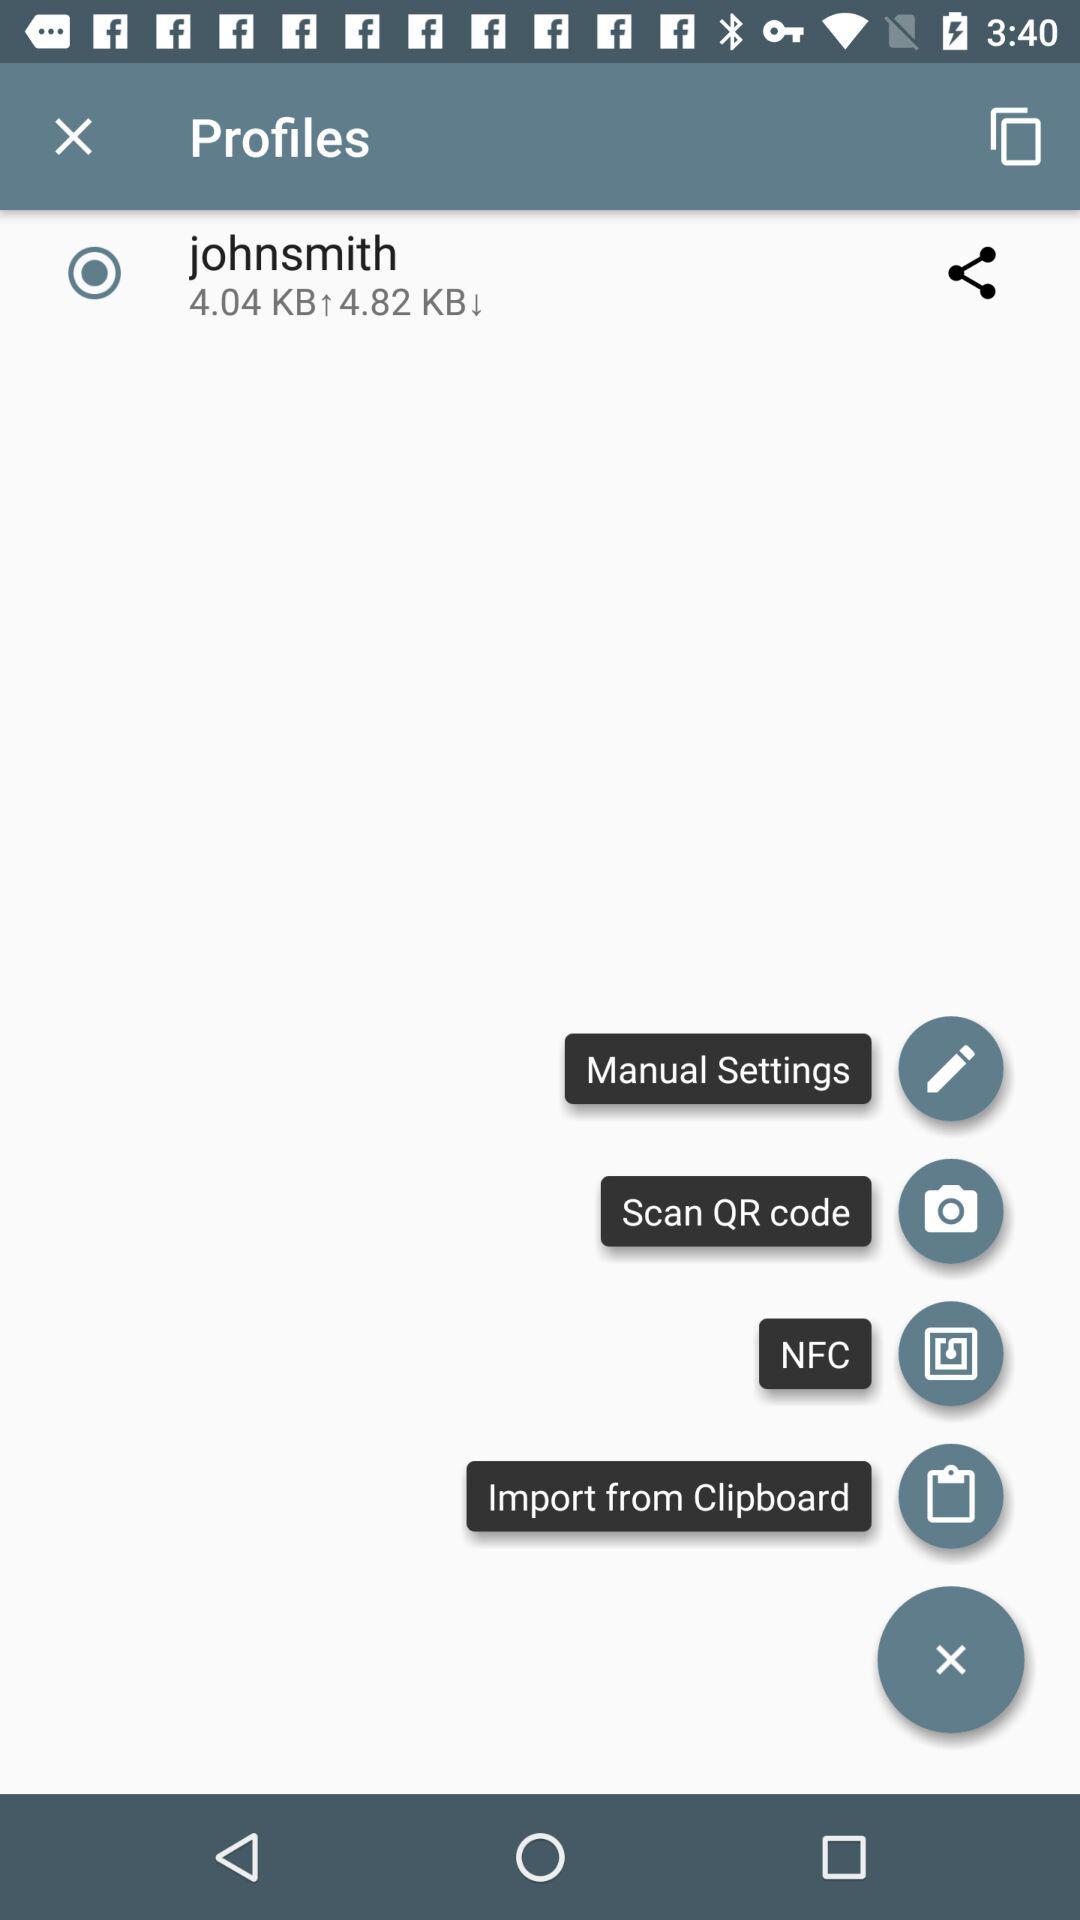 Image resolution: width=1080 pixels, height=1920 pixels. What do you see at coordinates (950, 1067) in the screenshot?
I see `edit manual settings` at bounding box center [950, 1067].